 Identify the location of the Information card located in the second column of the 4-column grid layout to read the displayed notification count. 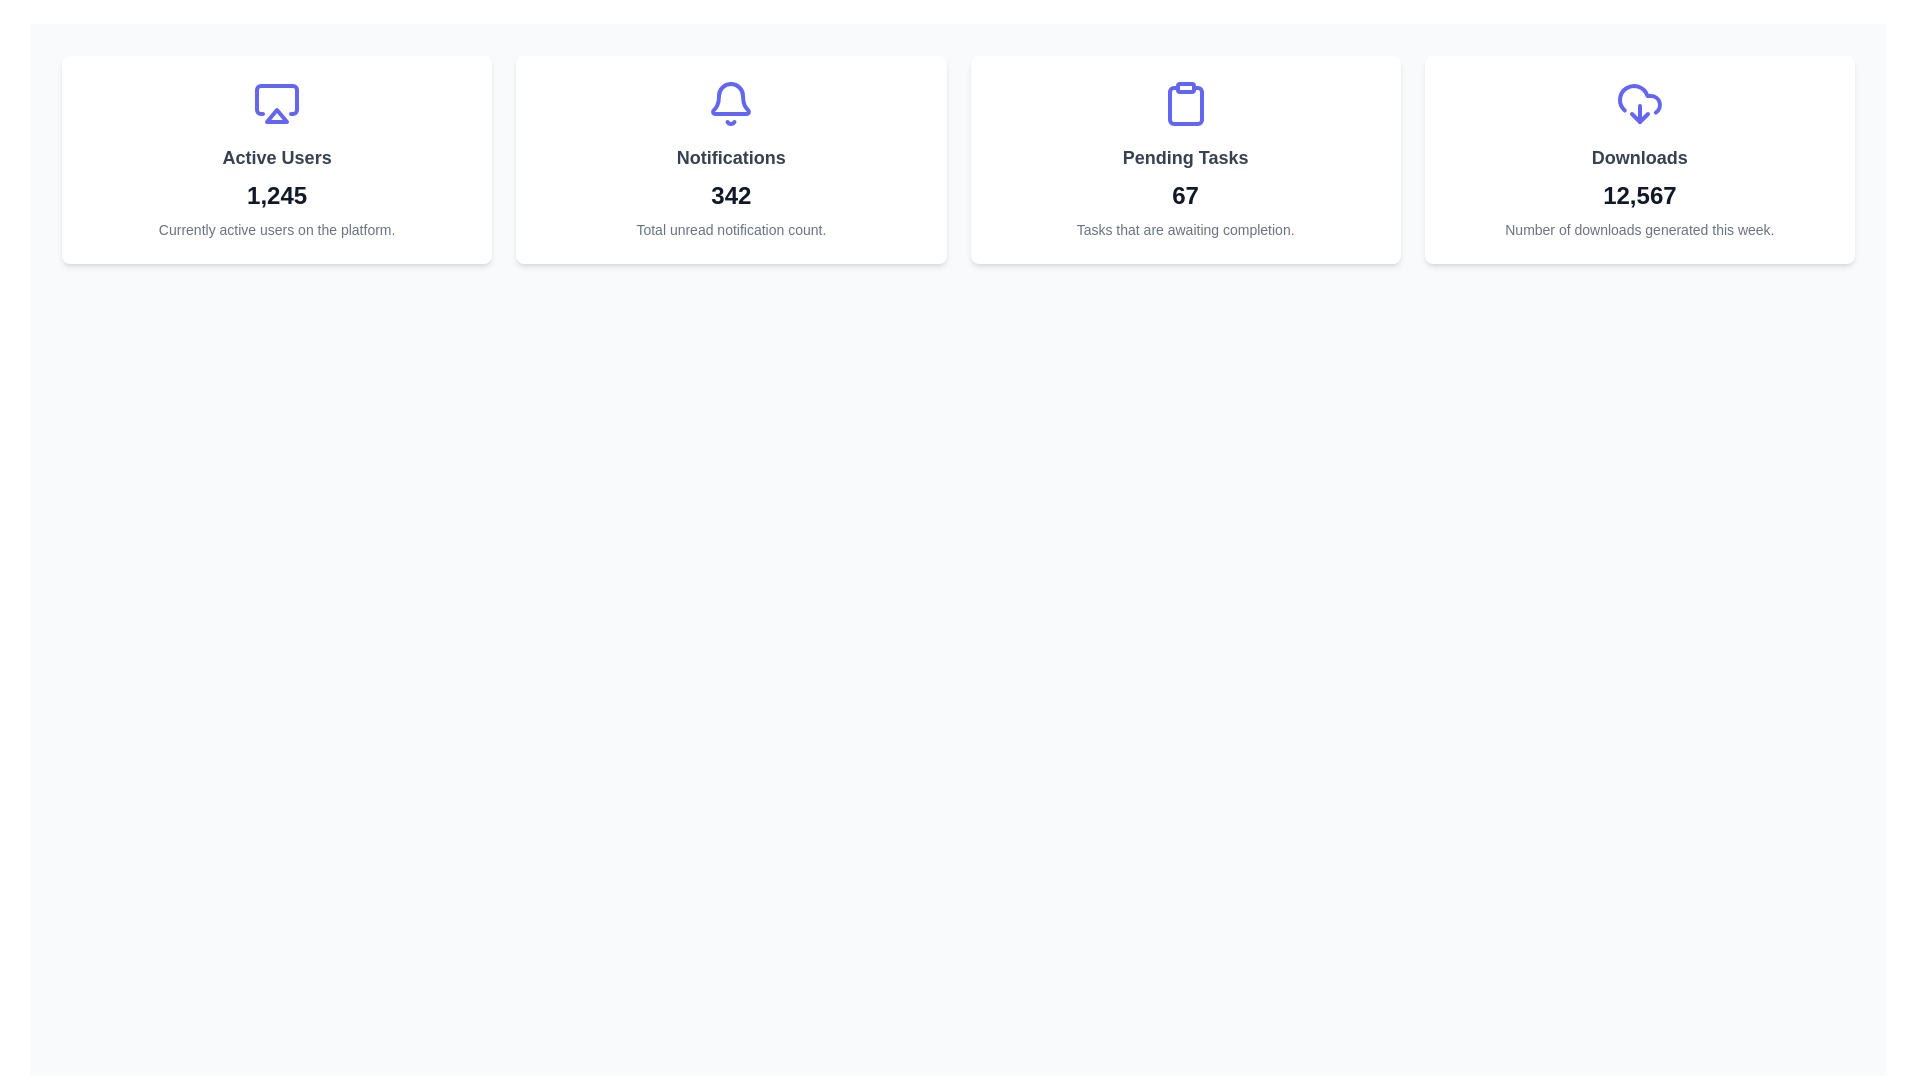
(730, 158).